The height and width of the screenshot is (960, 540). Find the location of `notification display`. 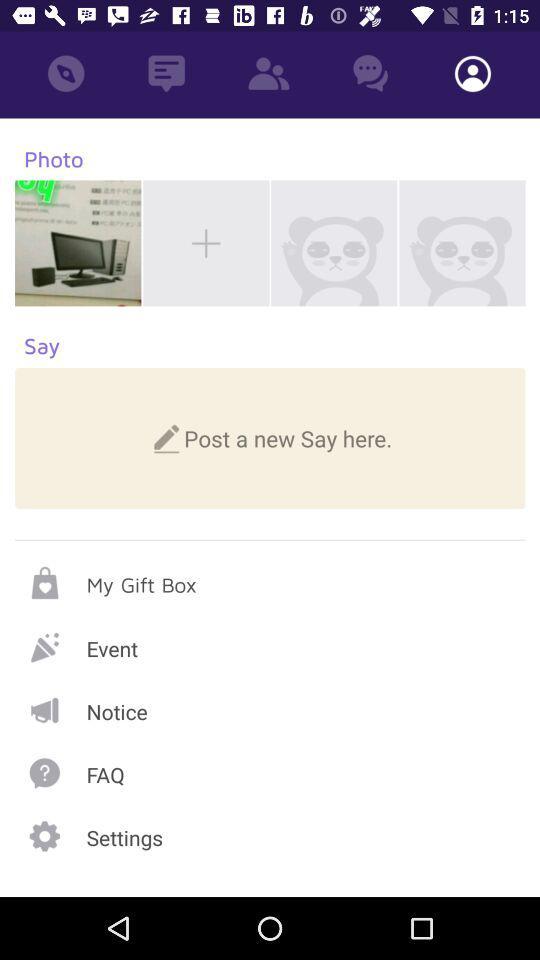

notification display is located at coordinates (270, 710).